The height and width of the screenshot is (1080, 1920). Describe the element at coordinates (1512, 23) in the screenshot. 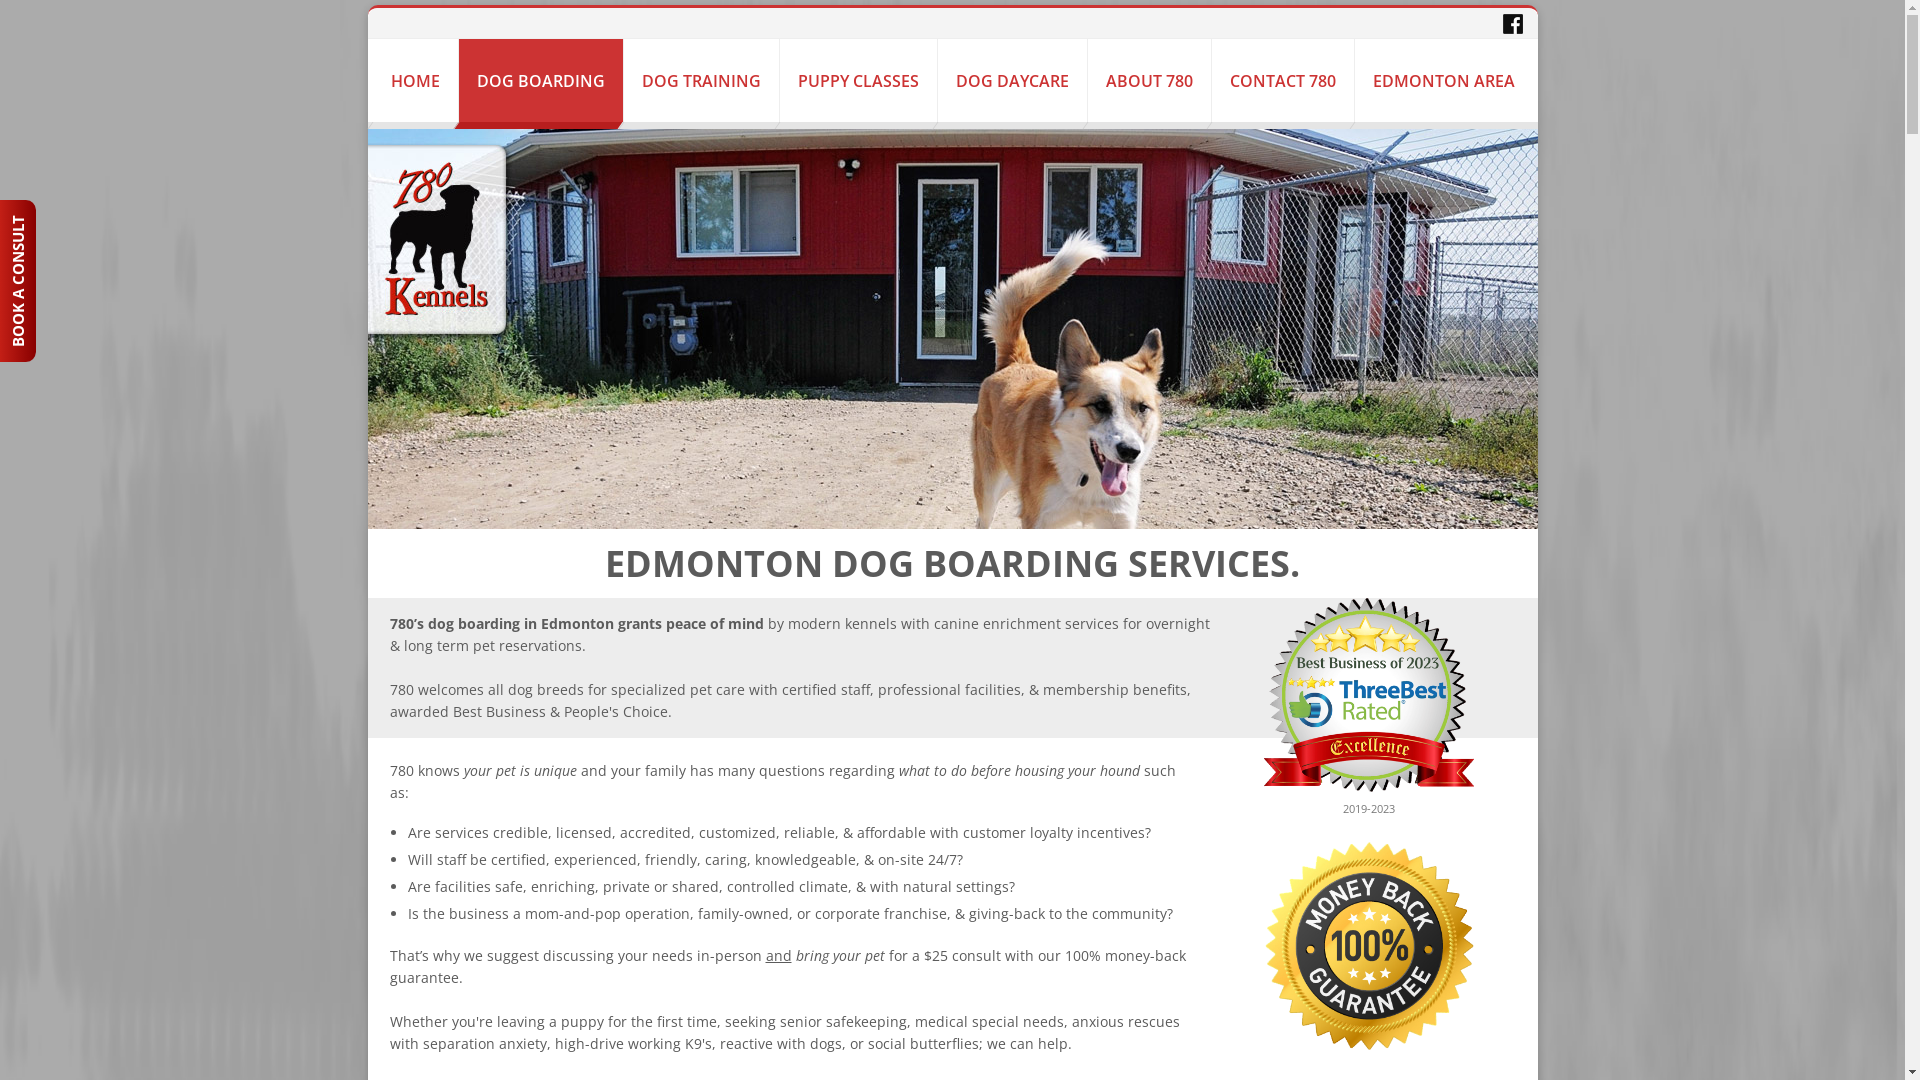

I see `'Follow 4,000 + likes for us on Facebook.'` at that location.